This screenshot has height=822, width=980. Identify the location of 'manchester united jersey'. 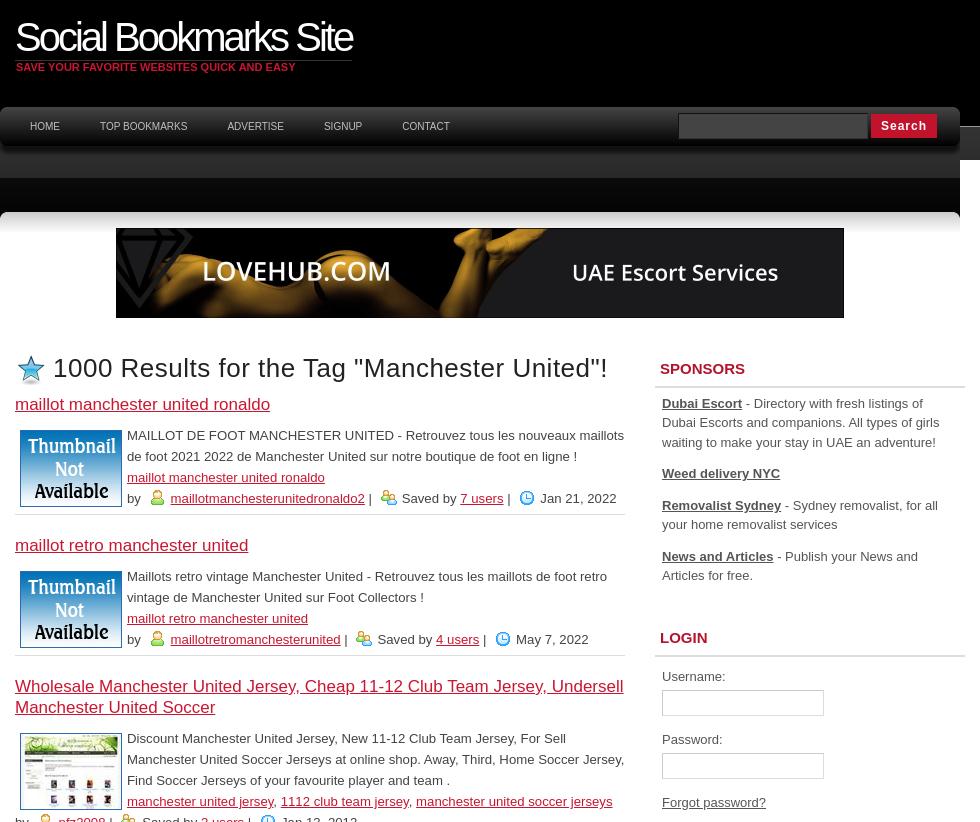
(200, 801).